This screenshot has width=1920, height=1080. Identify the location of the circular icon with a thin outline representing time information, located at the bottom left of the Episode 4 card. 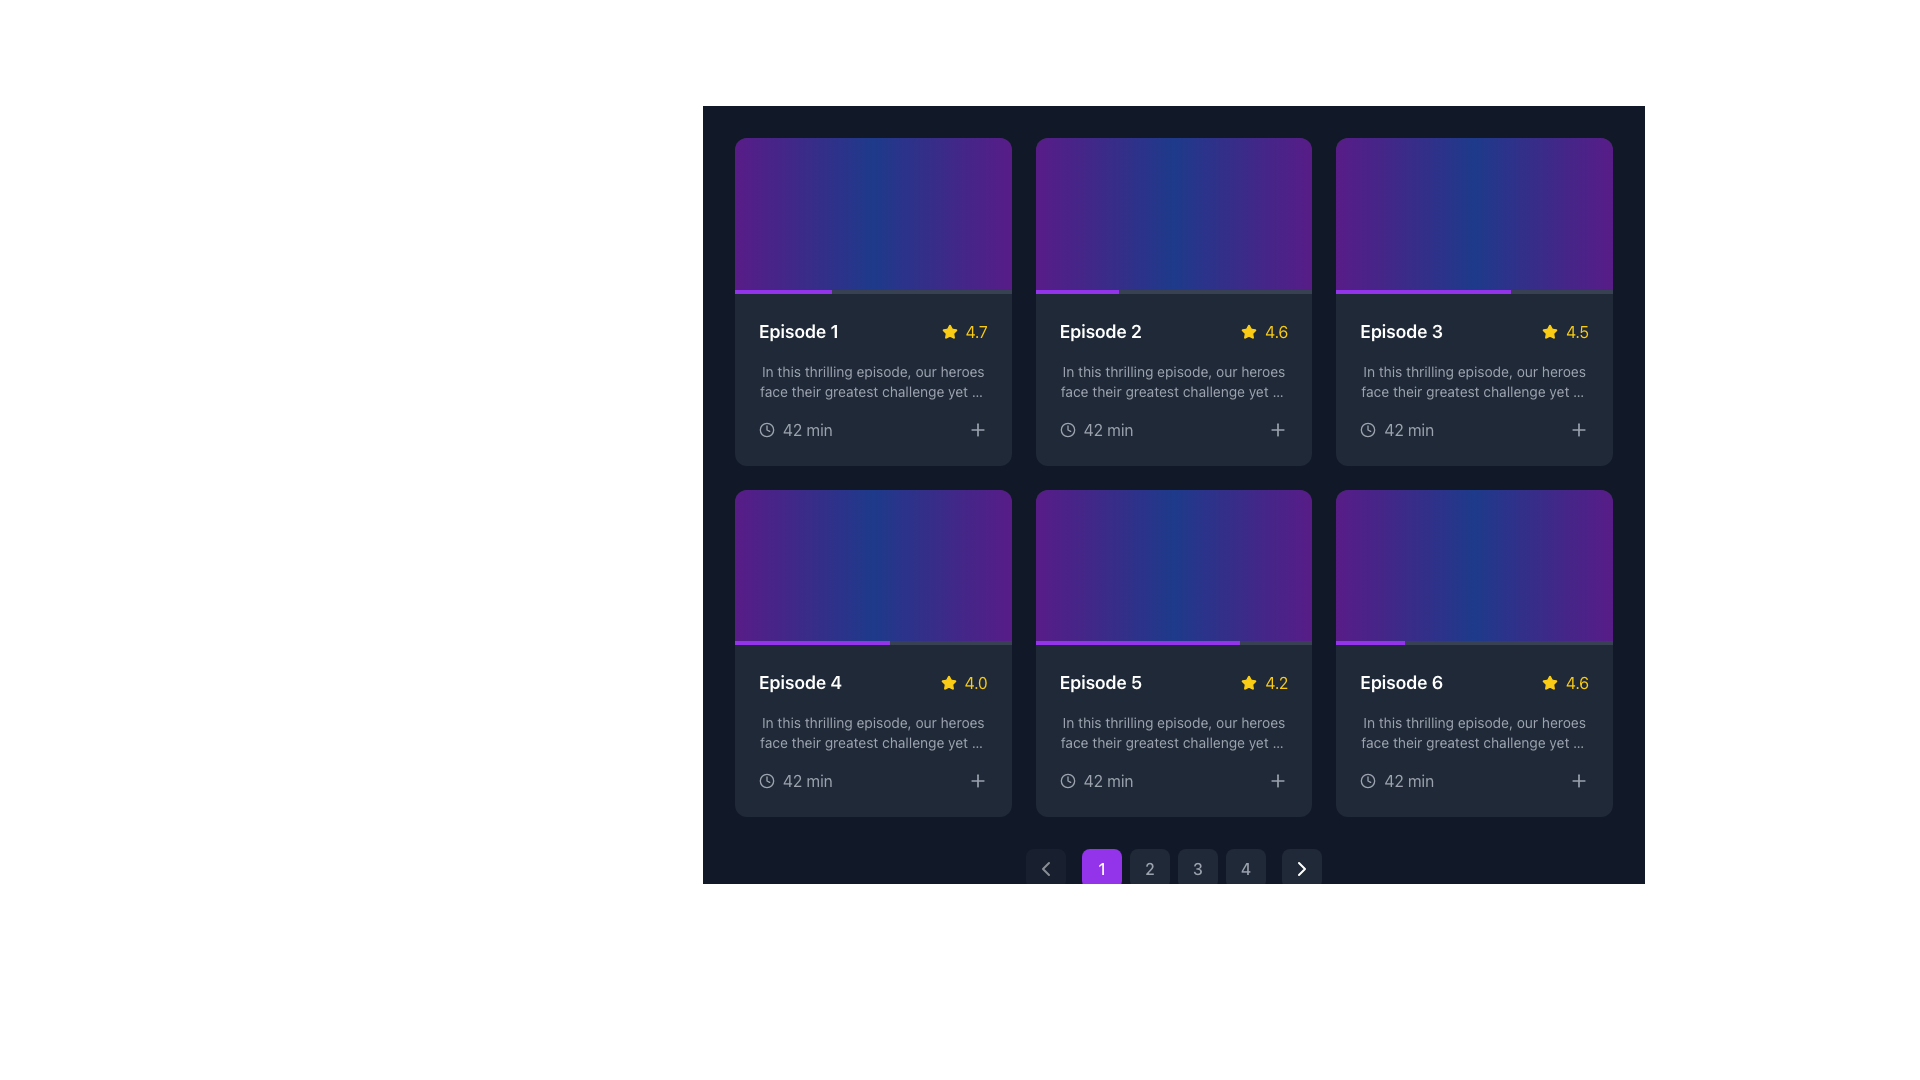
(766, 779).